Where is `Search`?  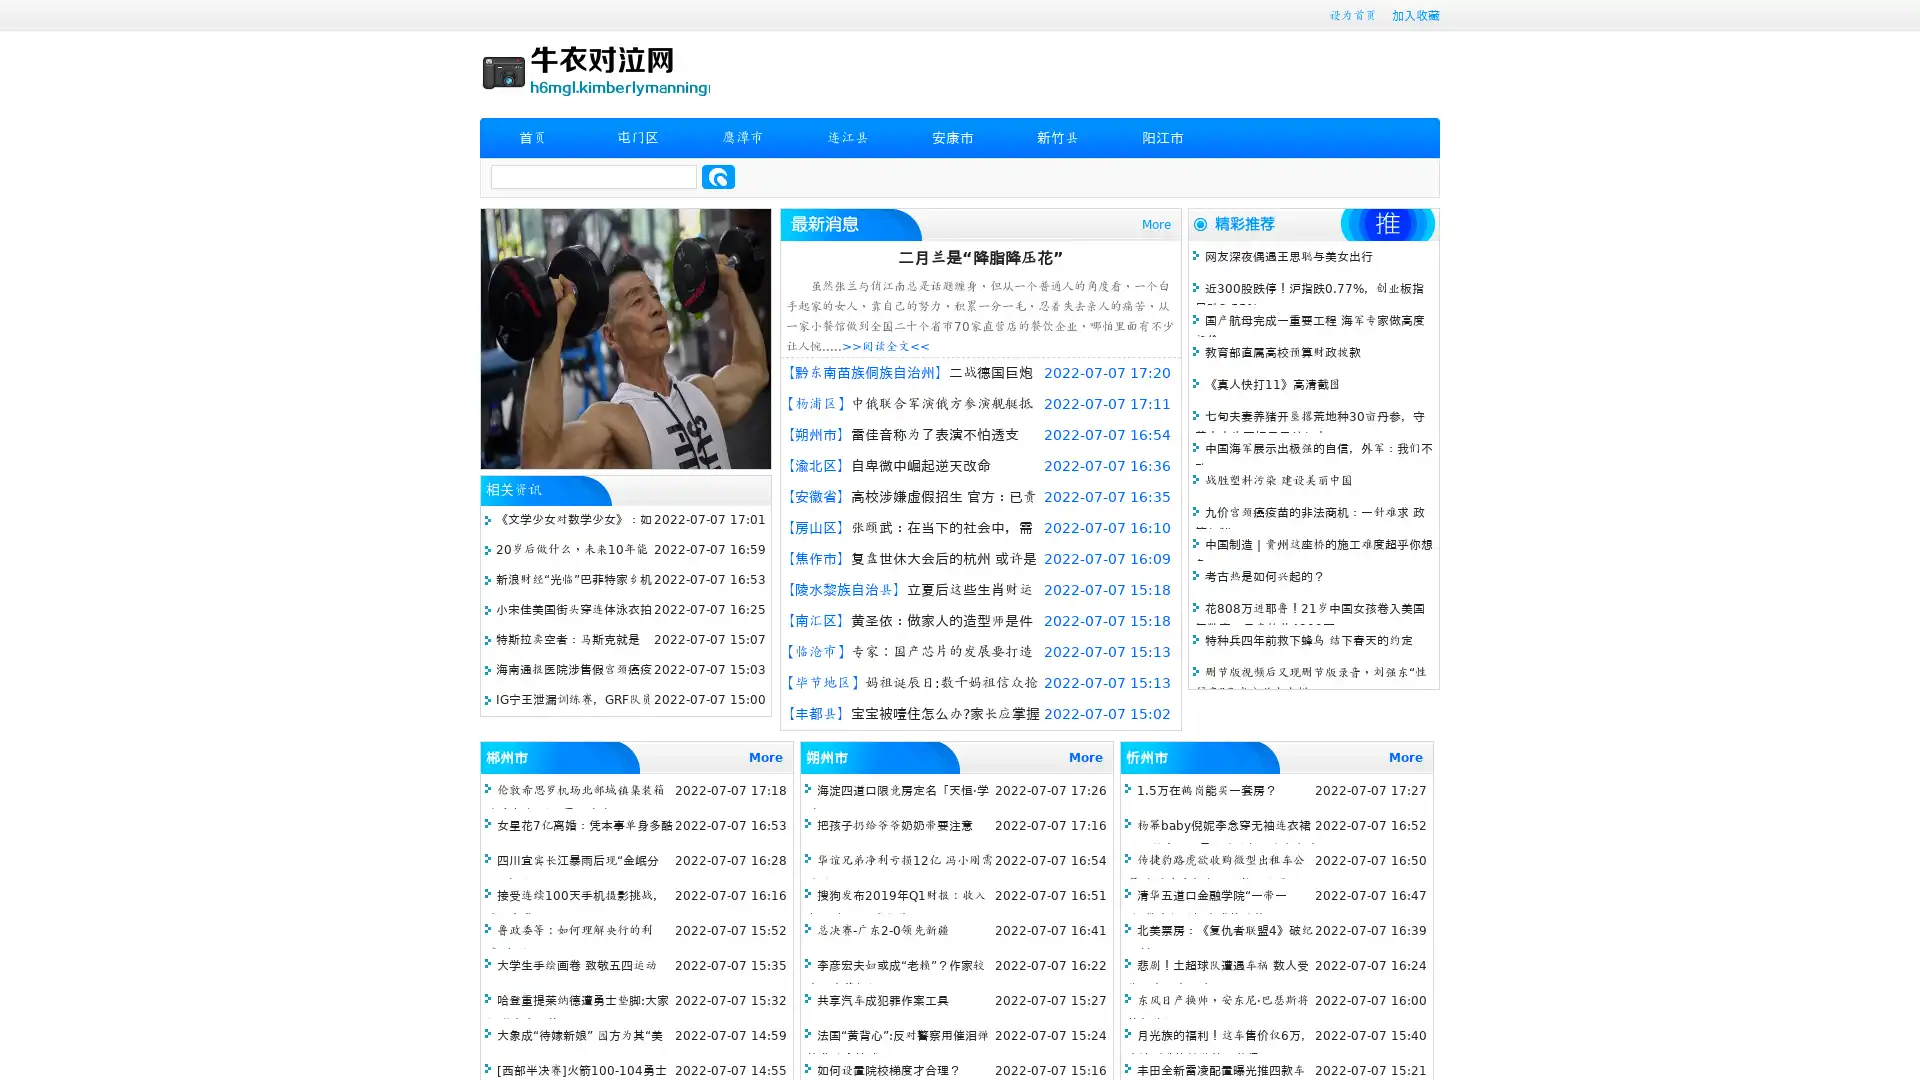
Search is located at coordinates (718, 176).